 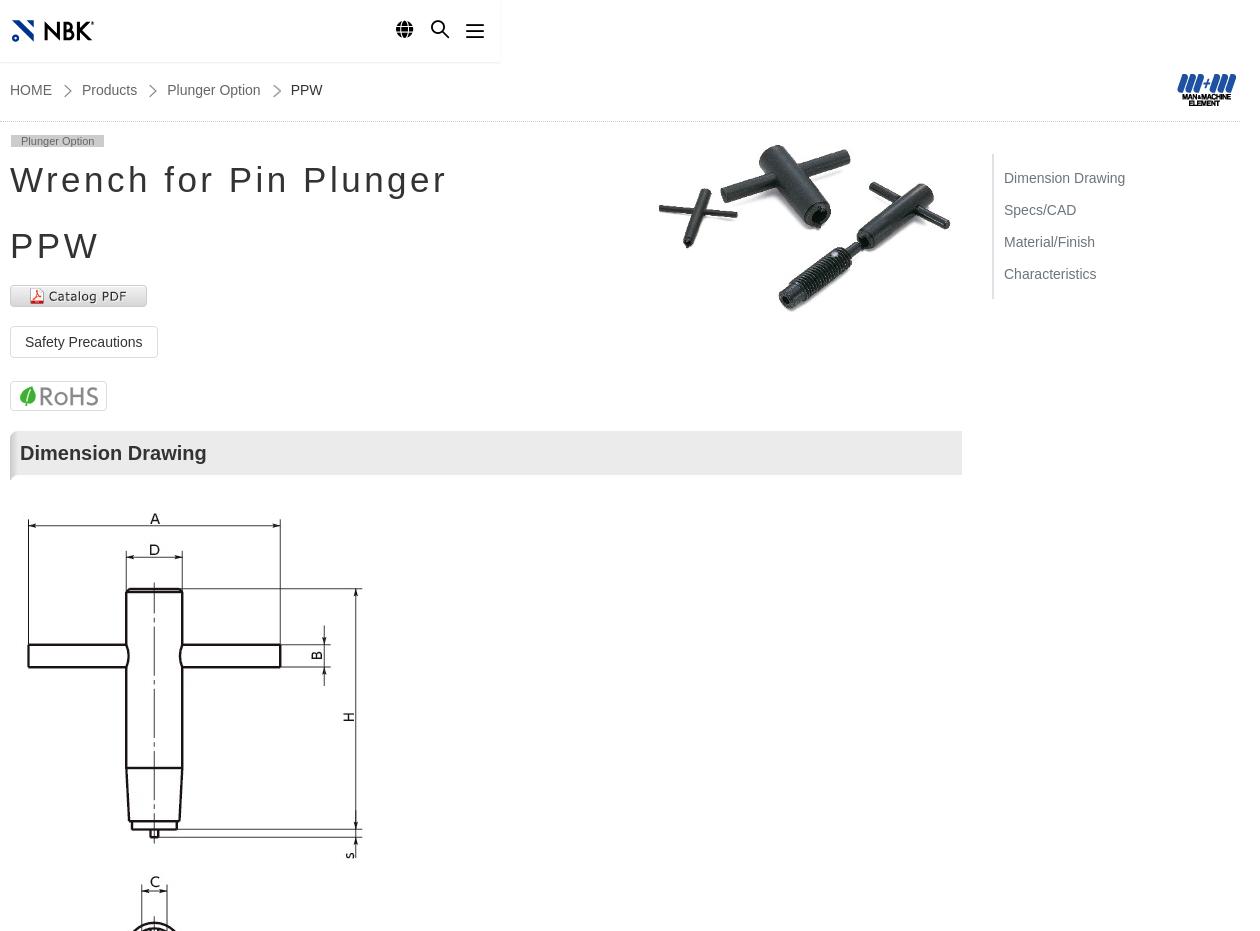 What do you see at coordinates (1040, 210) in the screenshot?
I see `'Specs/CAD'` at bounding box center [1040, 210].